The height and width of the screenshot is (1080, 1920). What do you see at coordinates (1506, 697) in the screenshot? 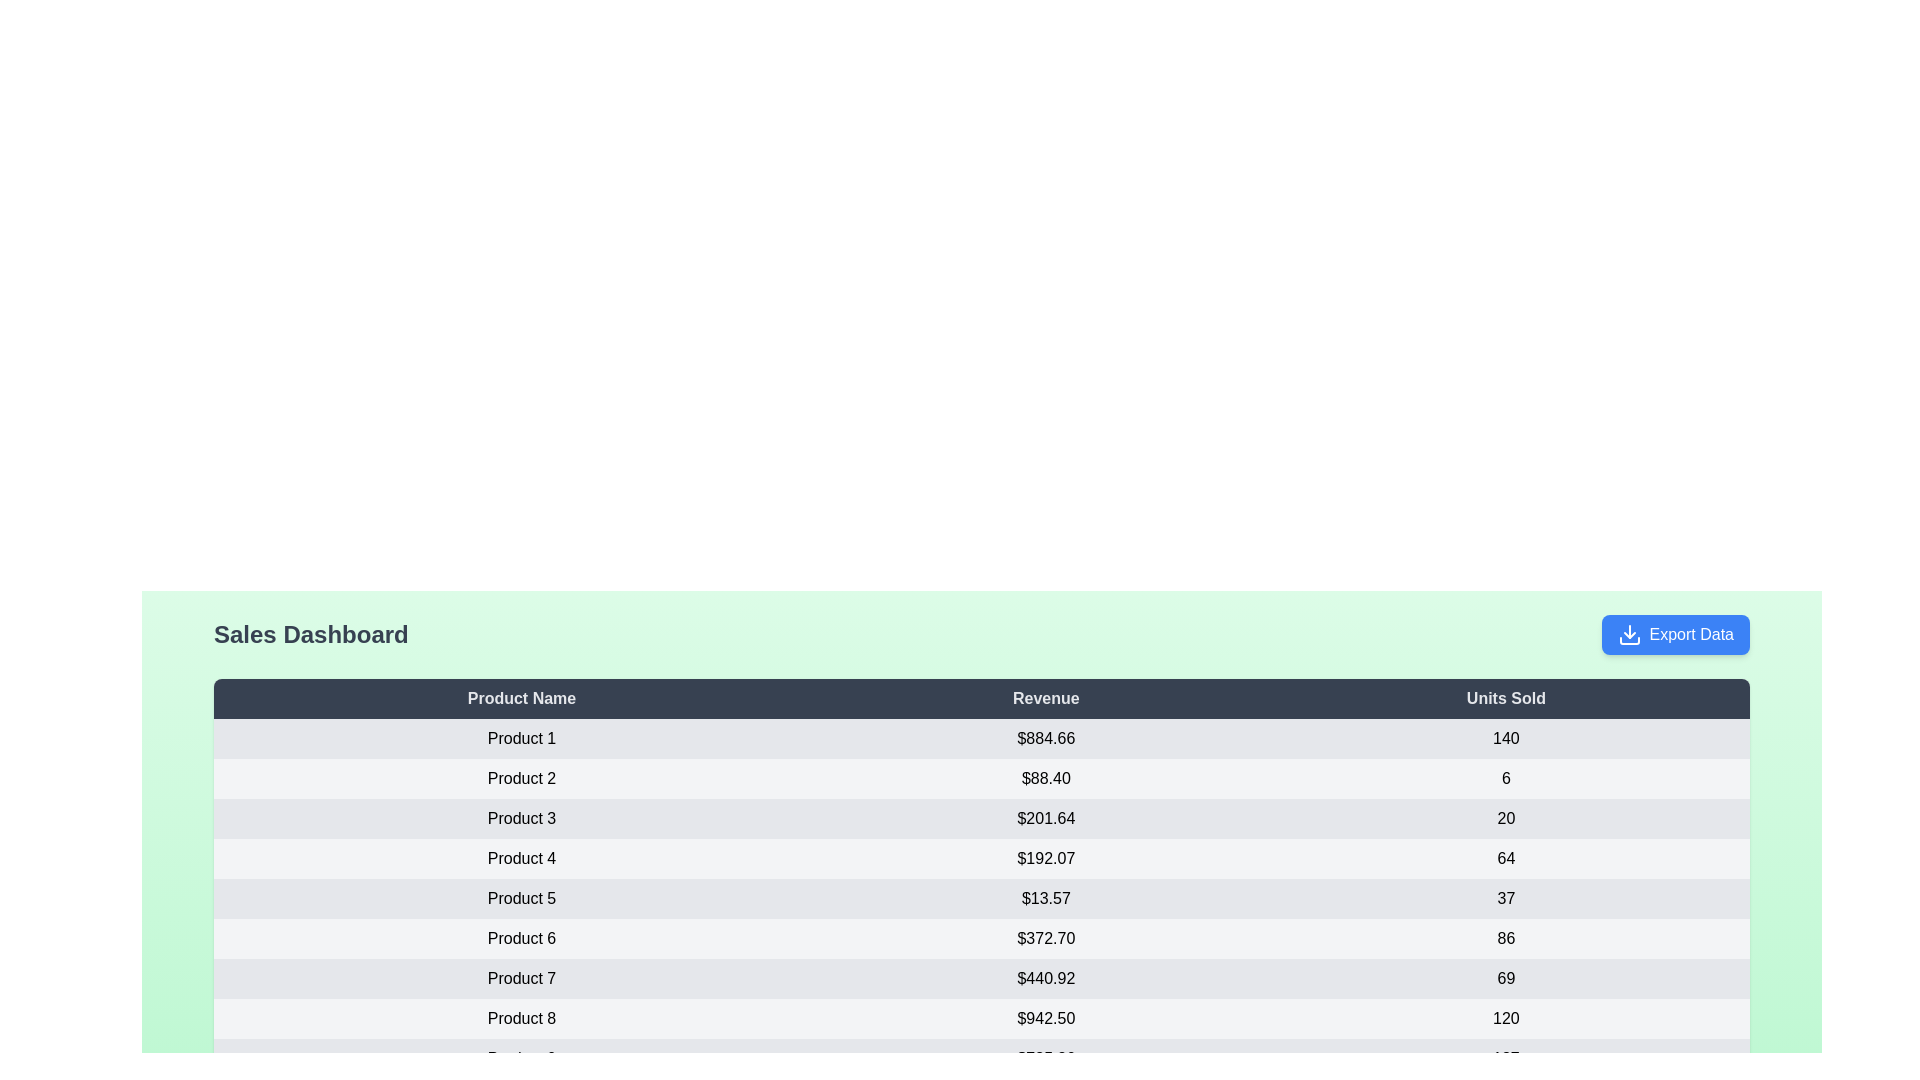
I see `the column header 'Units Sold' to sort the table by that column` at bounding box center [1506, 697].